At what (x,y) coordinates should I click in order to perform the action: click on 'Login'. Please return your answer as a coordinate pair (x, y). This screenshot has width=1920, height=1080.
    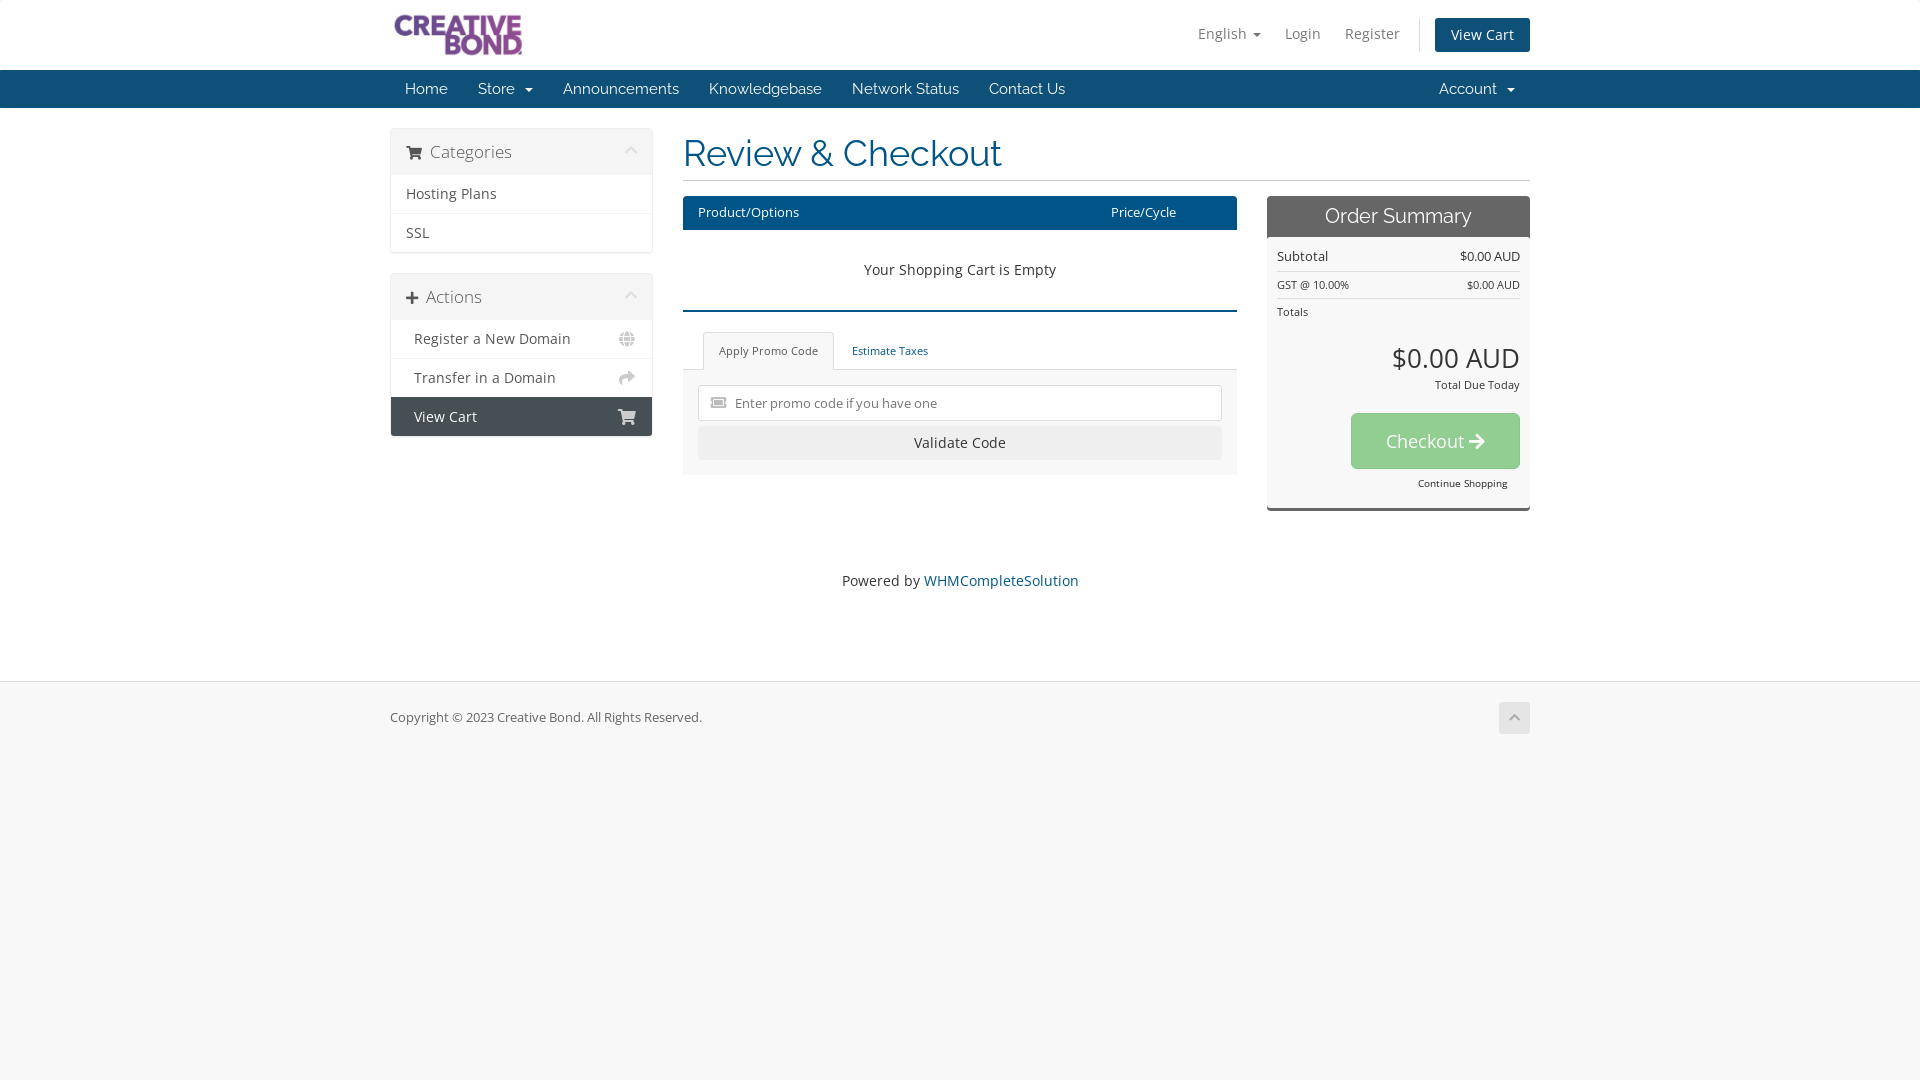
    Looking at the image, I should click on (1274, 34).